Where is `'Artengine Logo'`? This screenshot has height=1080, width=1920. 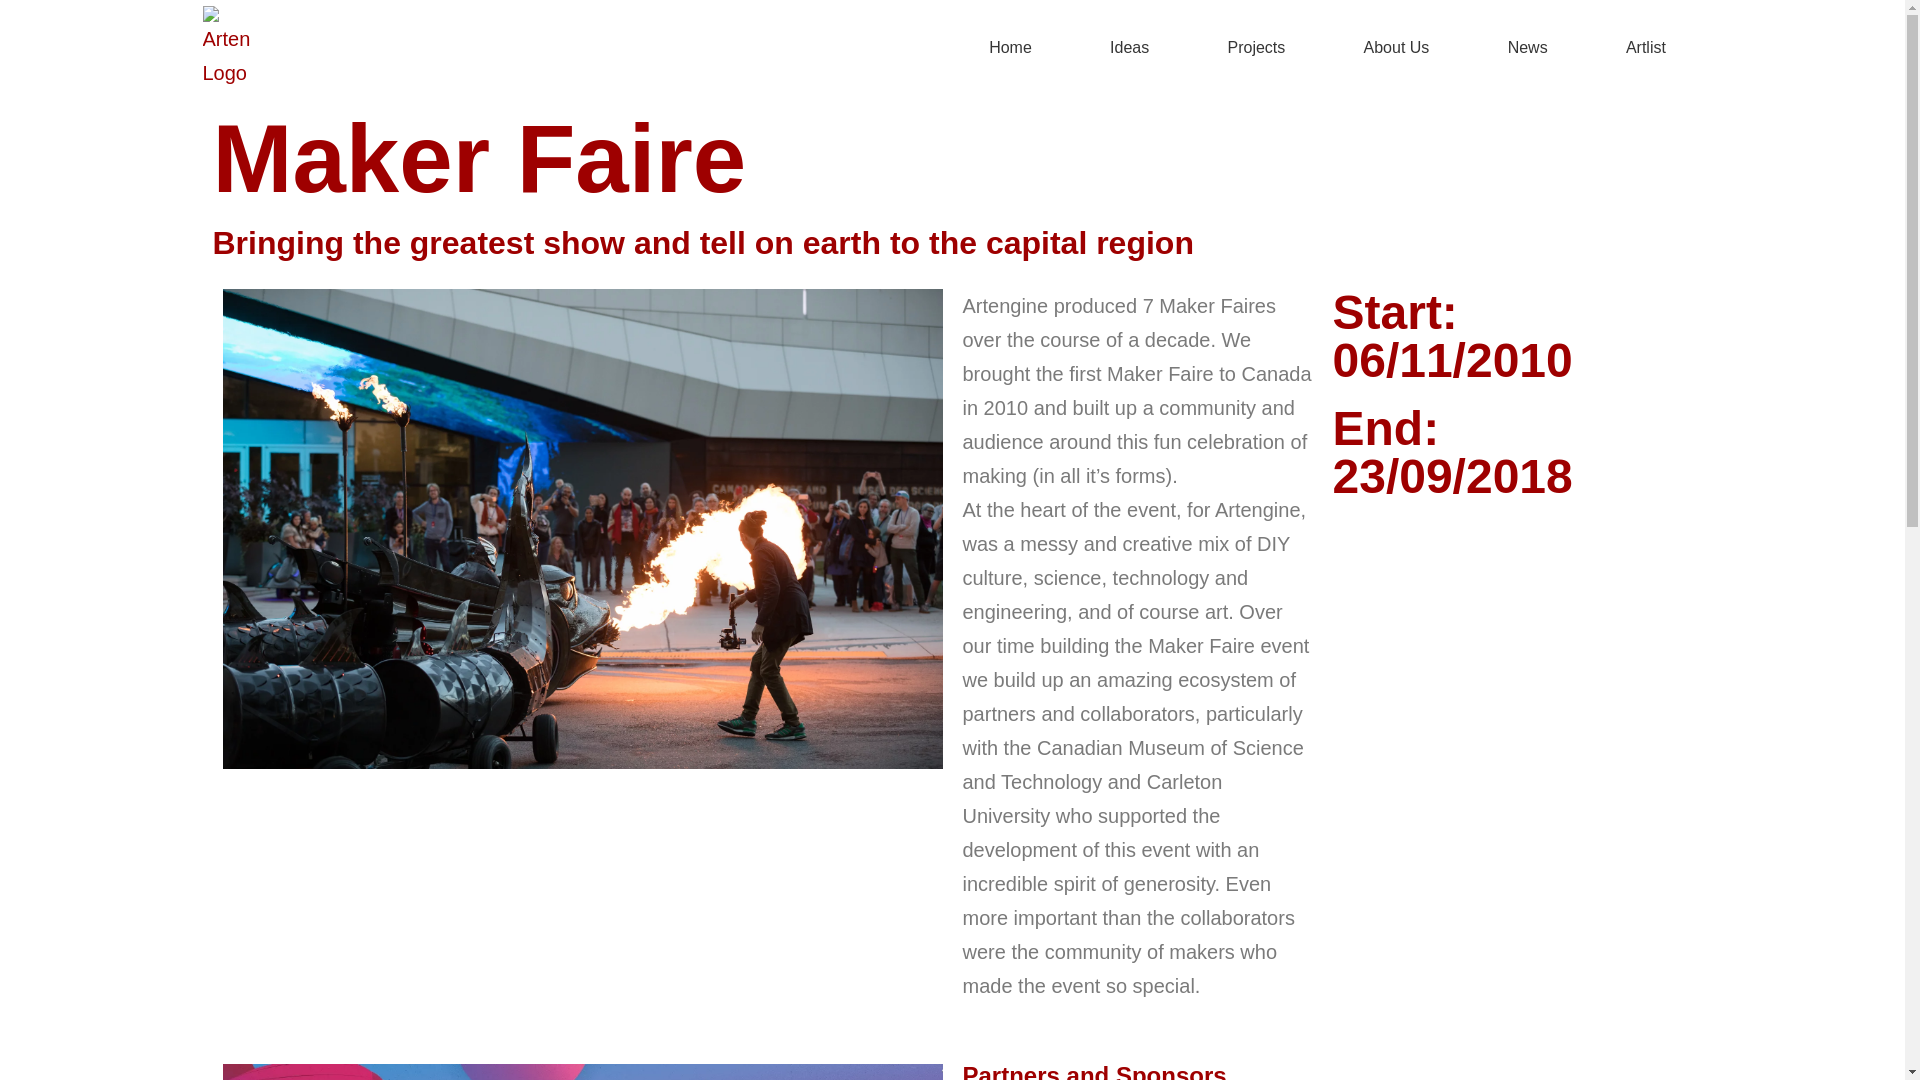 'Artengine Logo' is located at coordinates (201, 46).